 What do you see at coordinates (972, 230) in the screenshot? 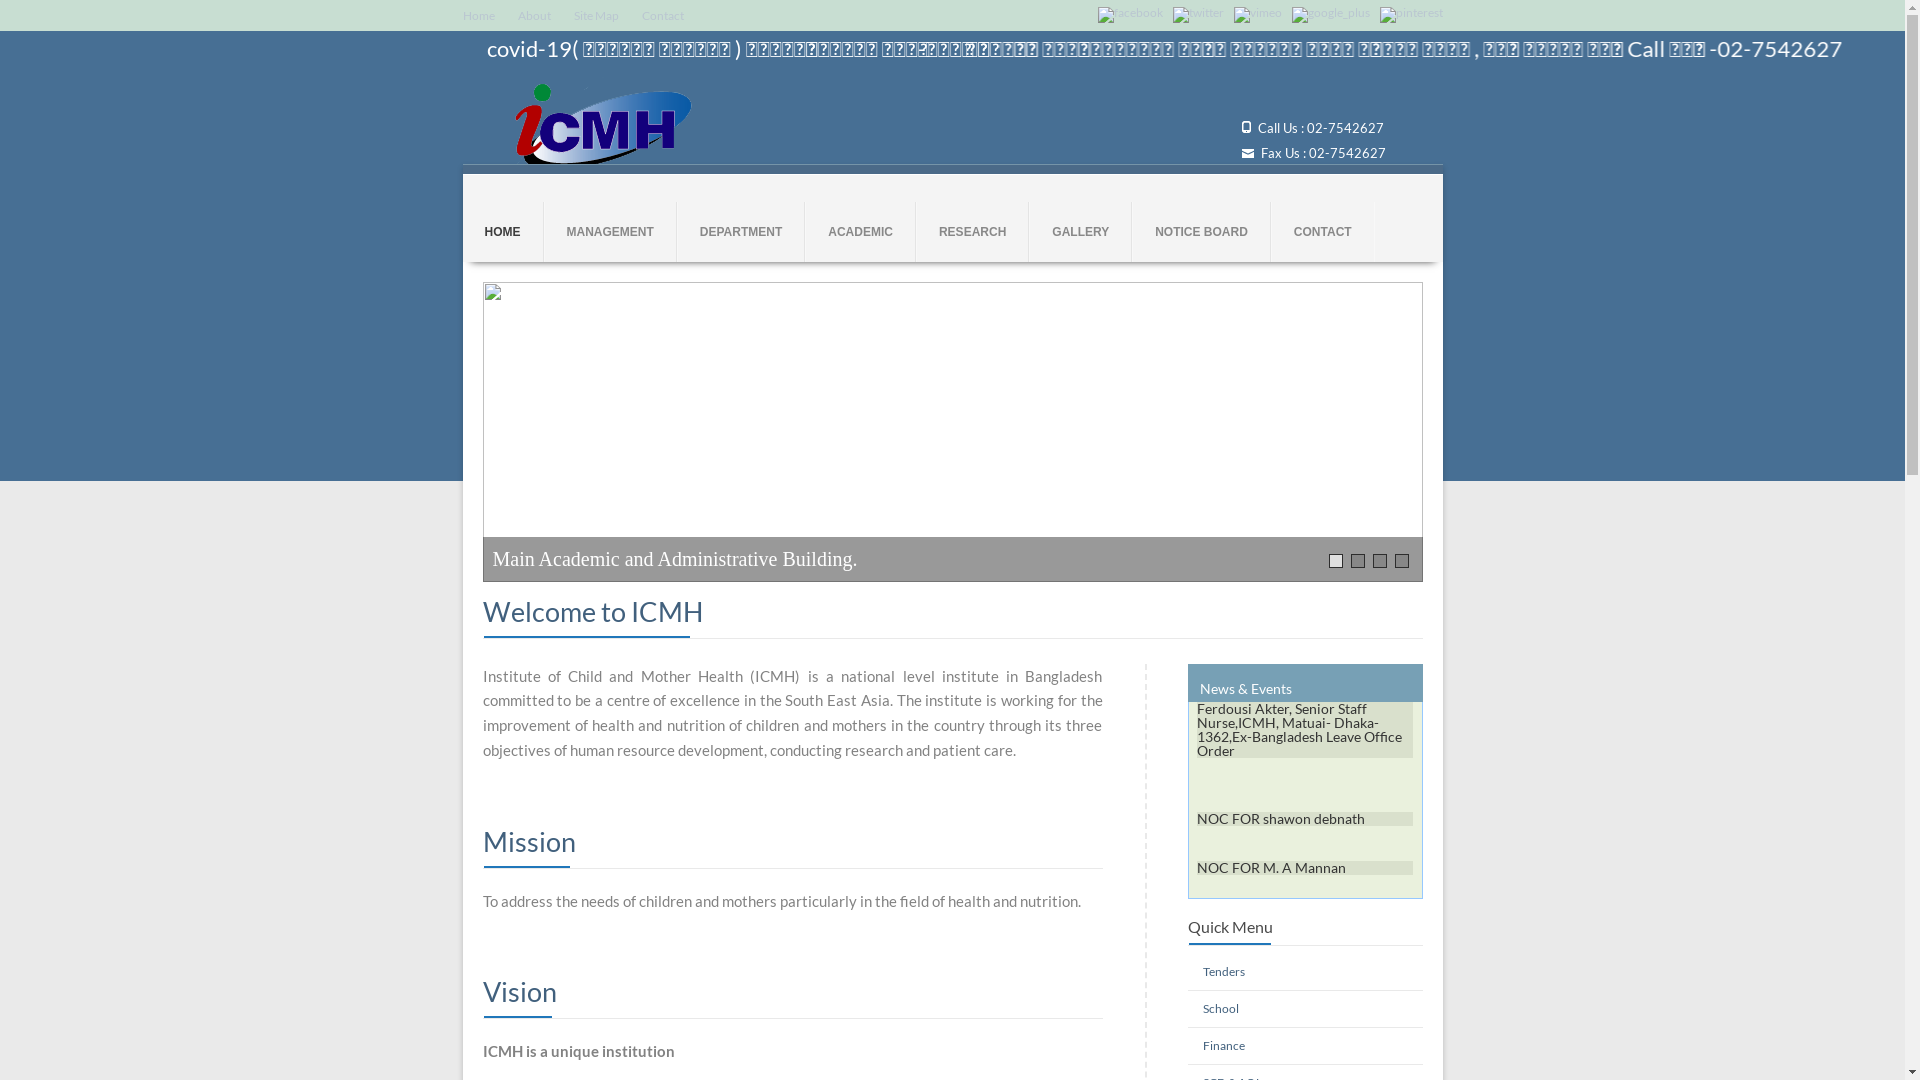
I see `'RESEARCH'` at bounding box center [972, 230].